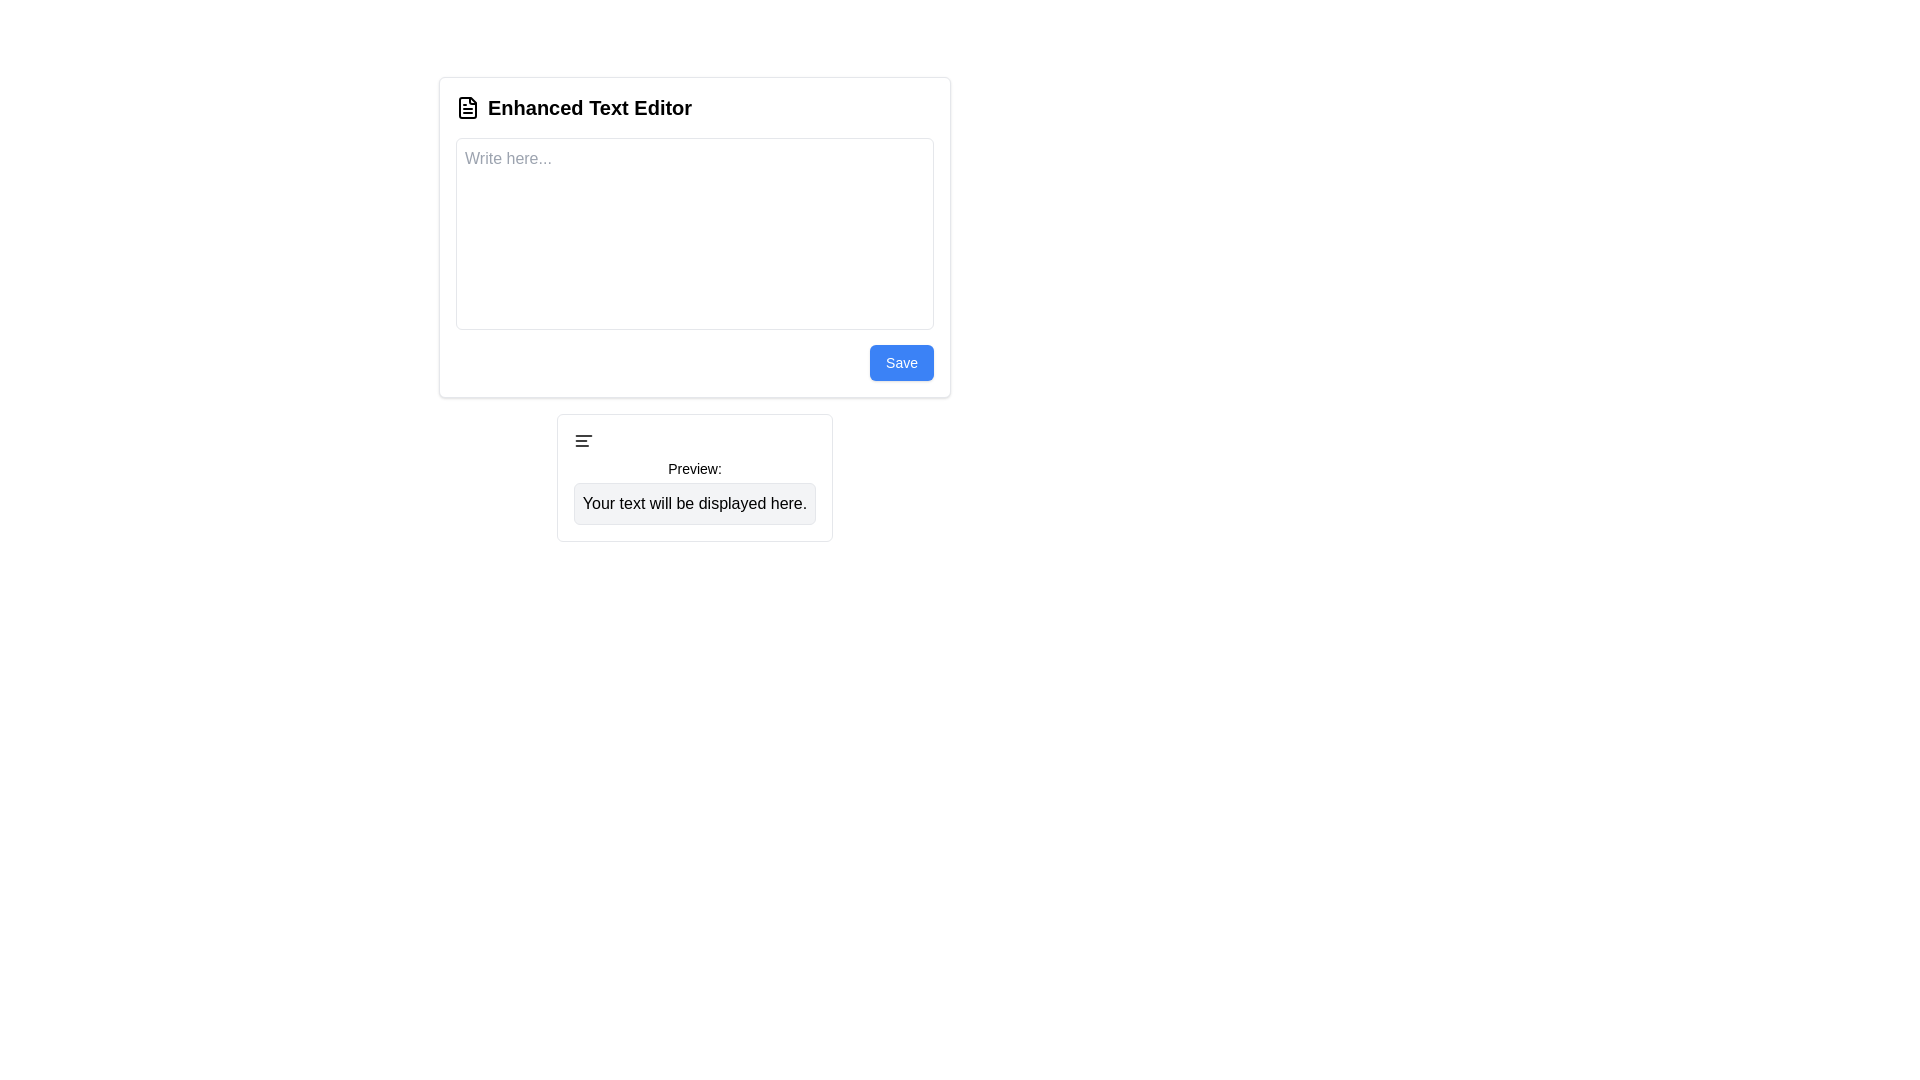 This screenshot has width=1920, height=1080. What do you see at coordinates (695, 503) in the screenshot?
I see `text content from the Text display box that has a light gray background and shows 'Your text will be displayed here.'` at bounding box center [695, 503].